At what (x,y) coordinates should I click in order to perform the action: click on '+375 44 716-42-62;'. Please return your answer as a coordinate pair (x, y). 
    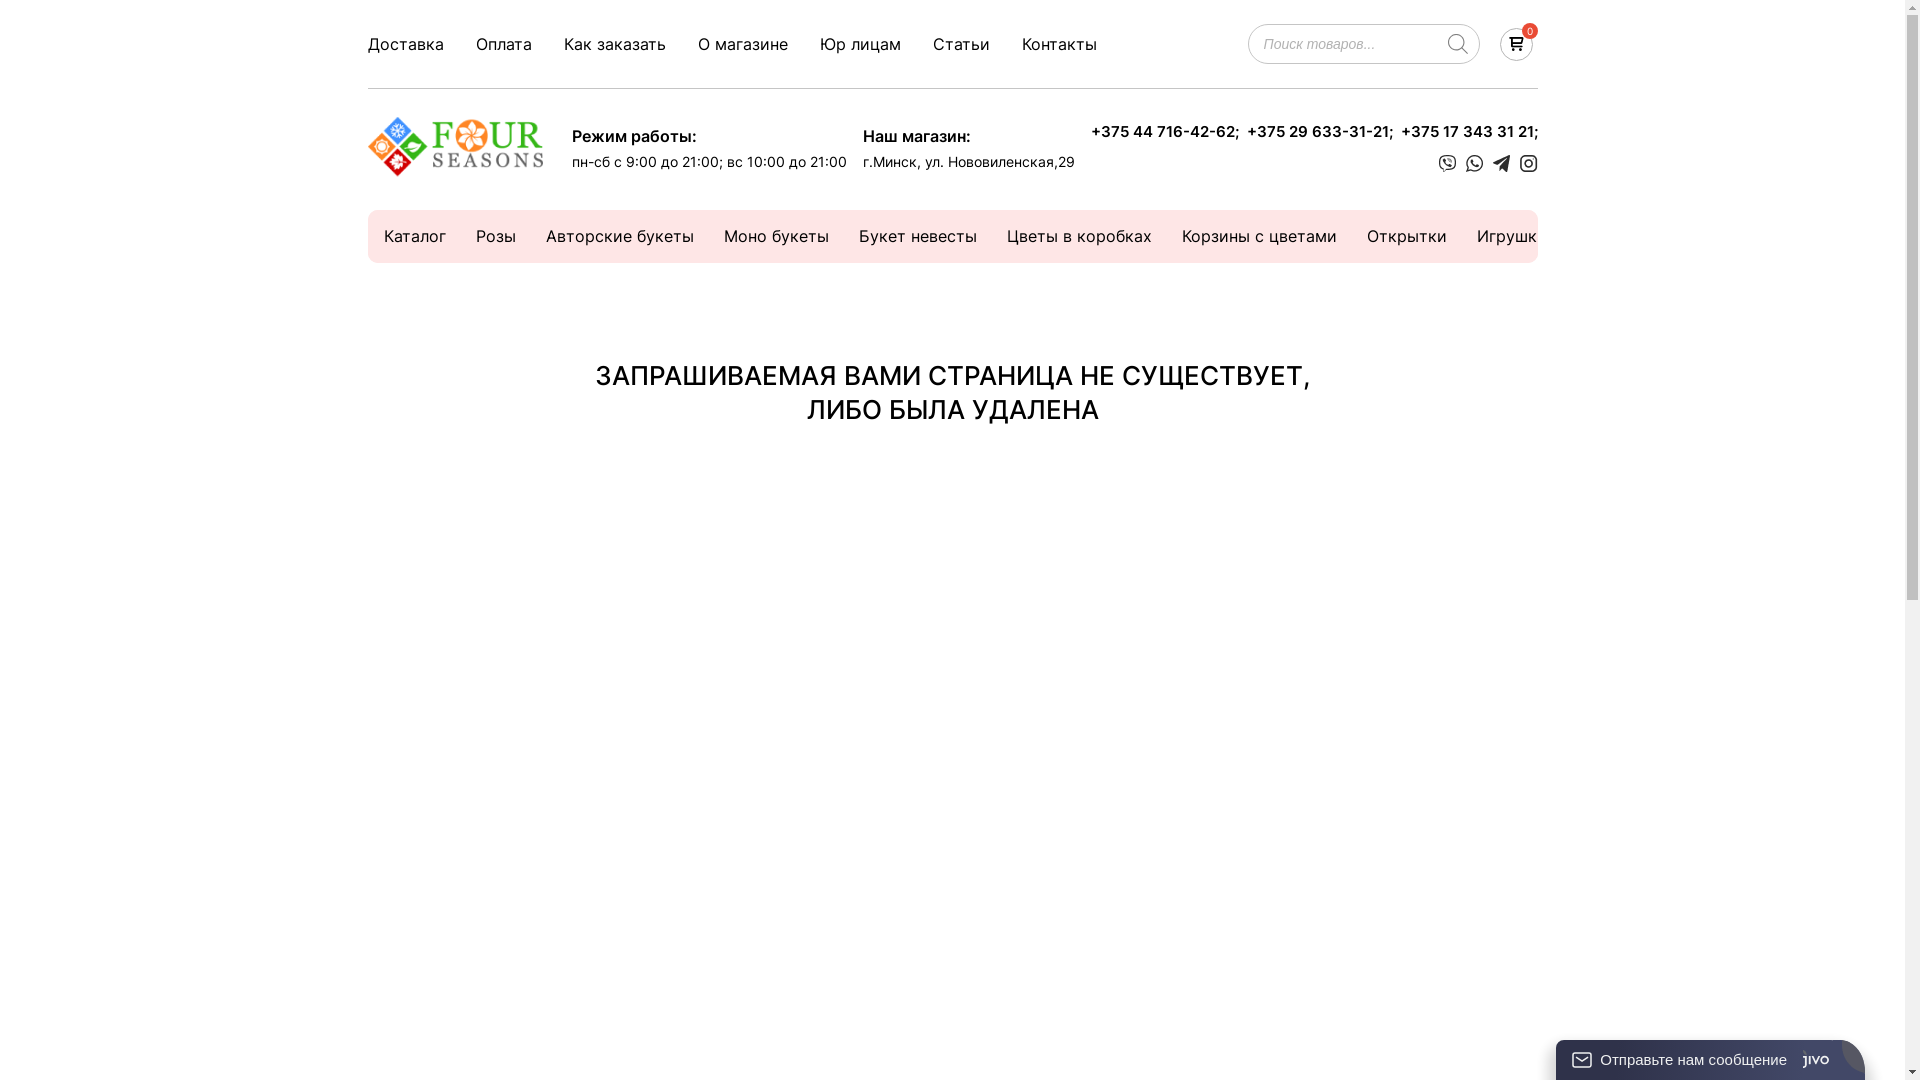
    Looking at the image, I should click on (1163, 132).